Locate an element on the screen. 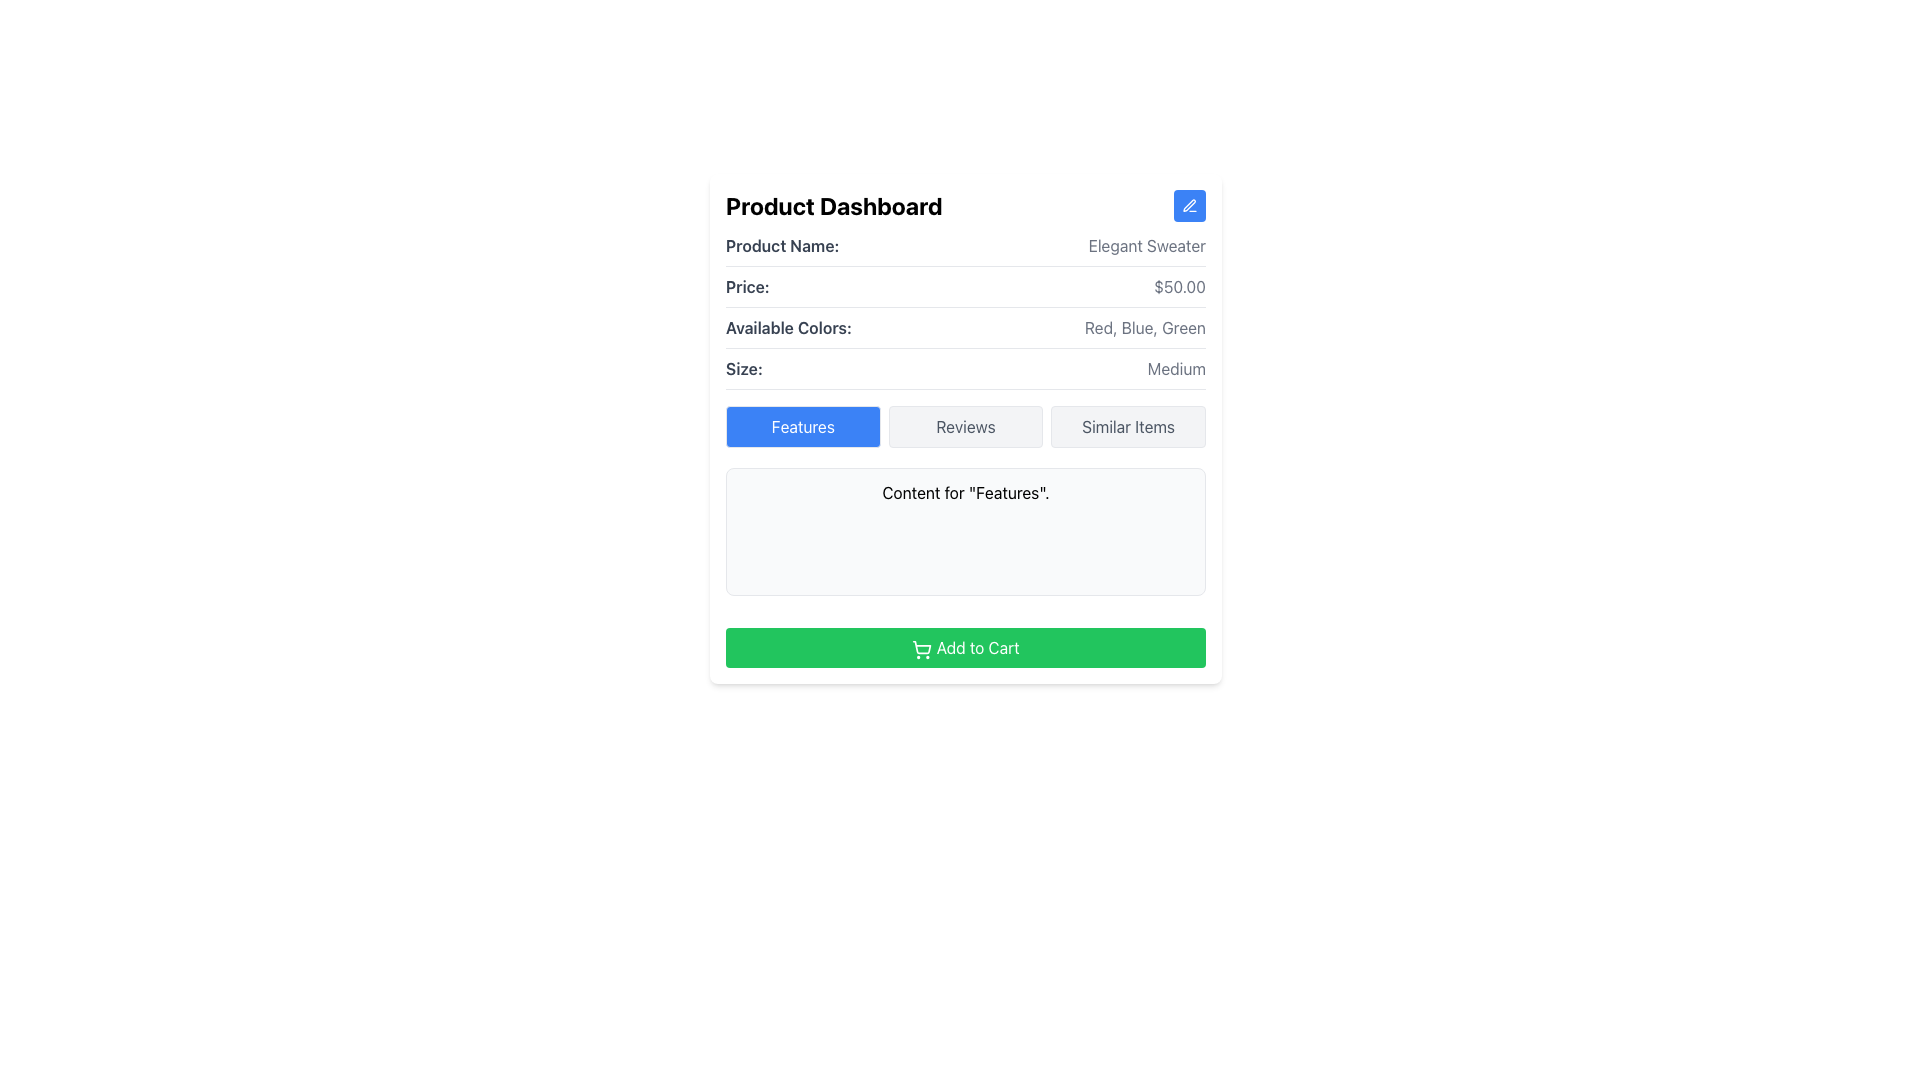  the pen icon located within a blue square button is located at coordinates (1189, 205).